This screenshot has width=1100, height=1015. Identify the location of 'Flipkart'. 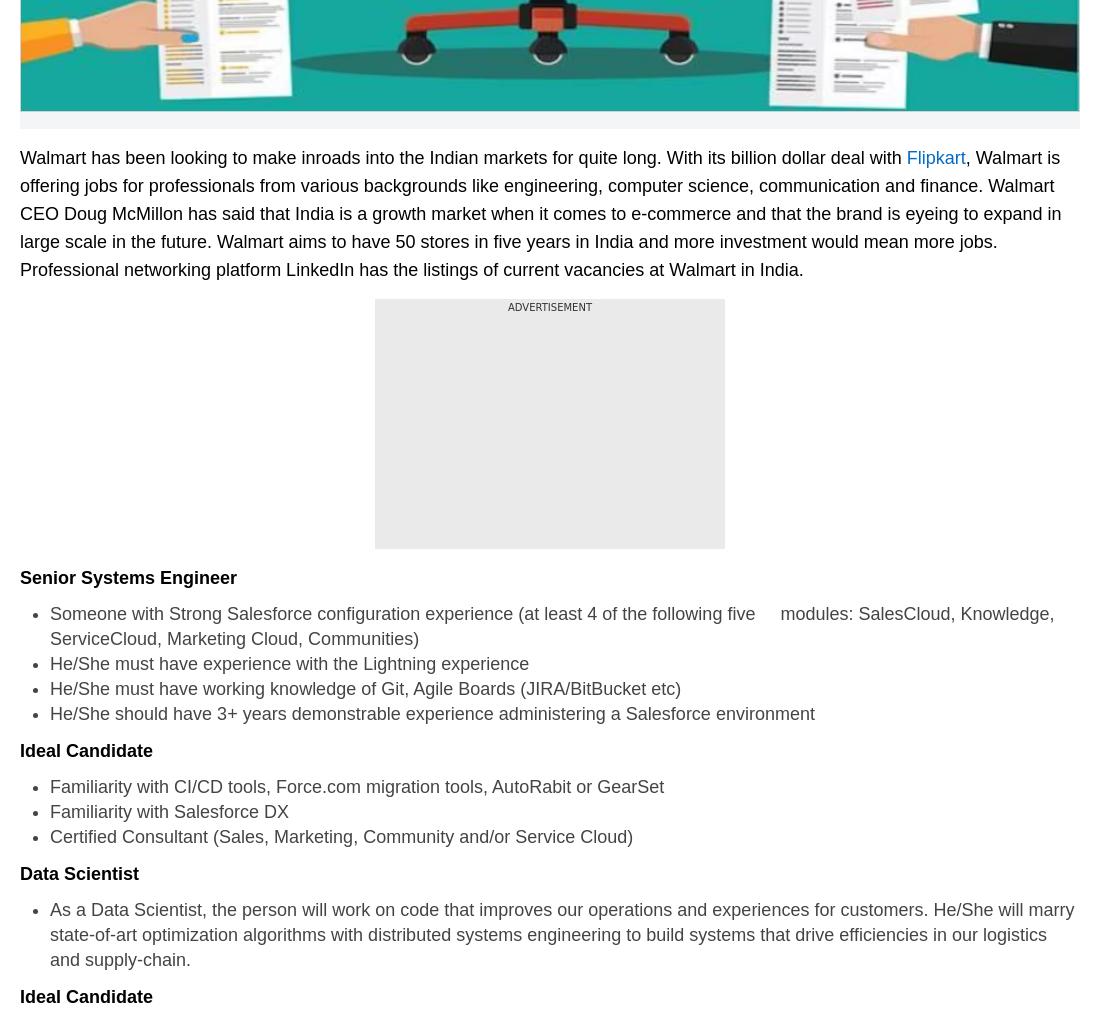
(935, 156).